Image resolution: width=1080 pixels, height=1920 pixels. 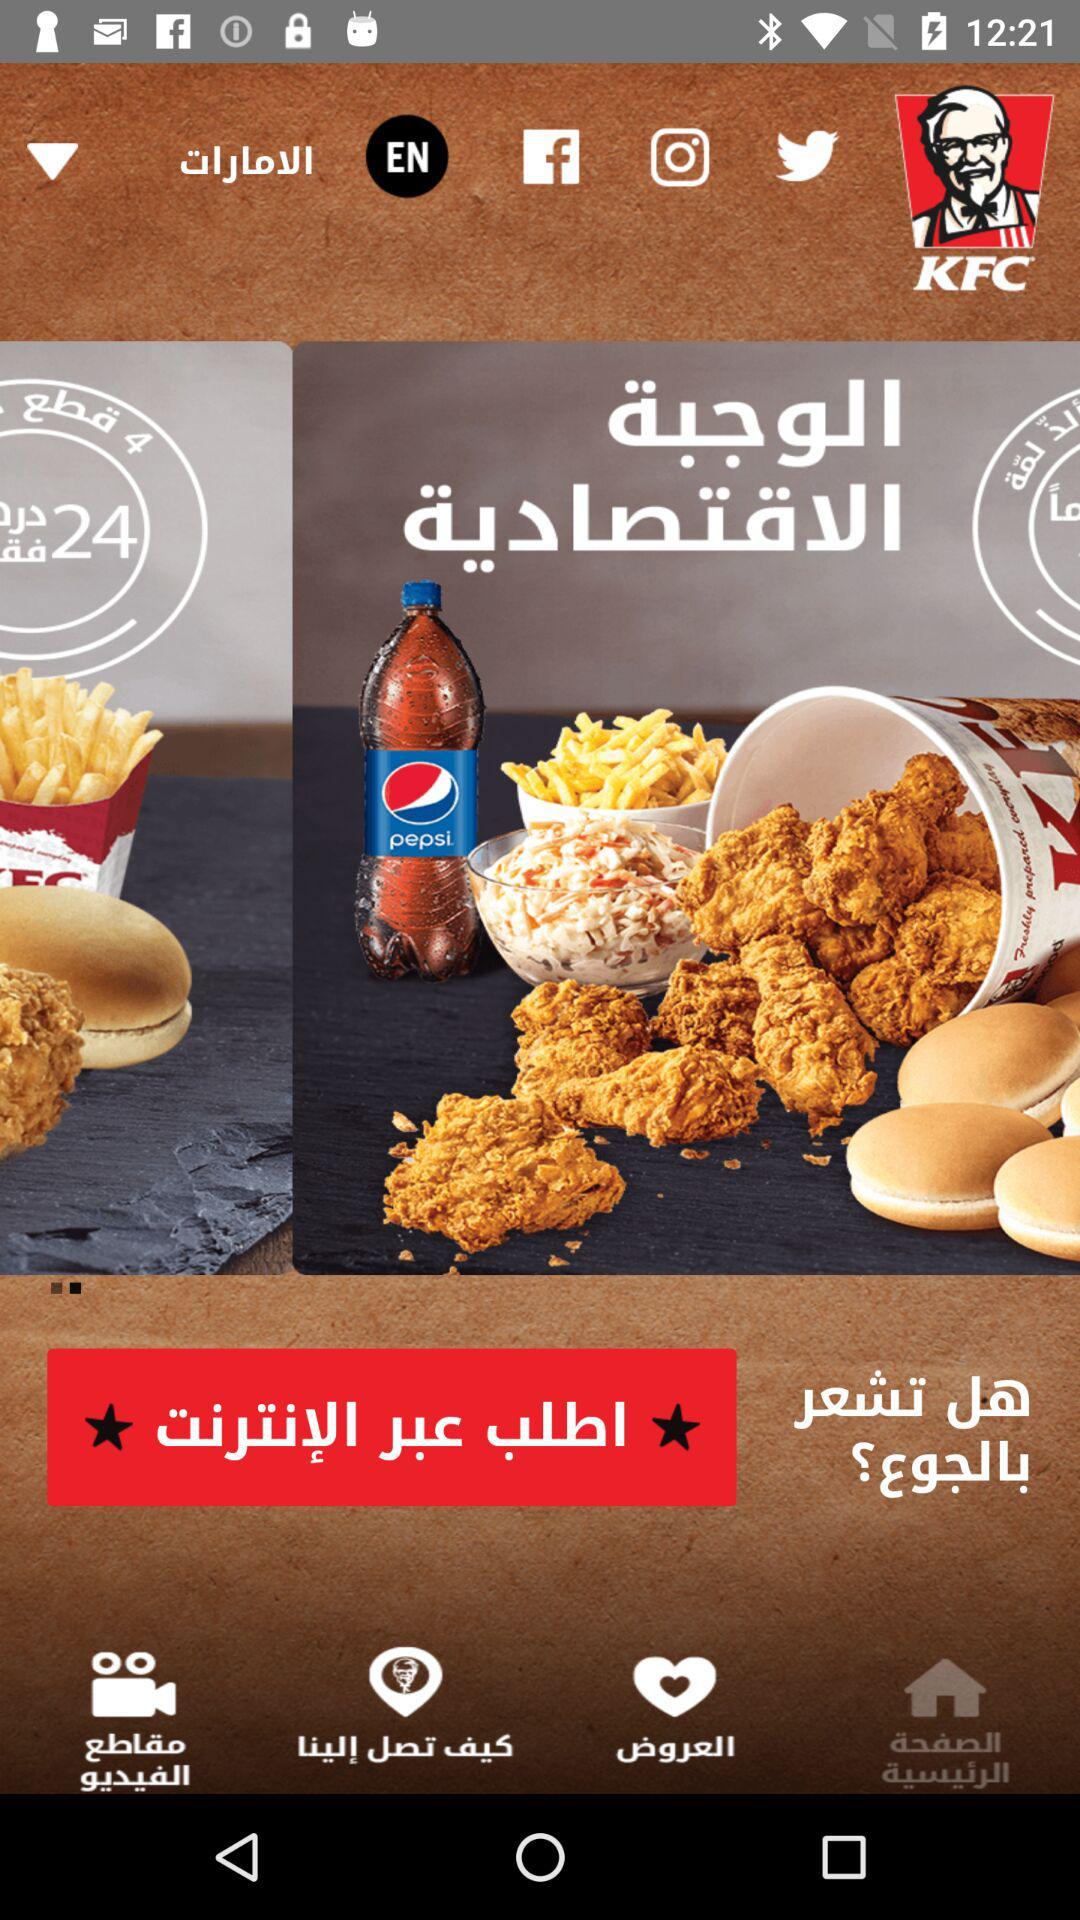 I want to click on the videocam icon, so click(x=405, y=155).